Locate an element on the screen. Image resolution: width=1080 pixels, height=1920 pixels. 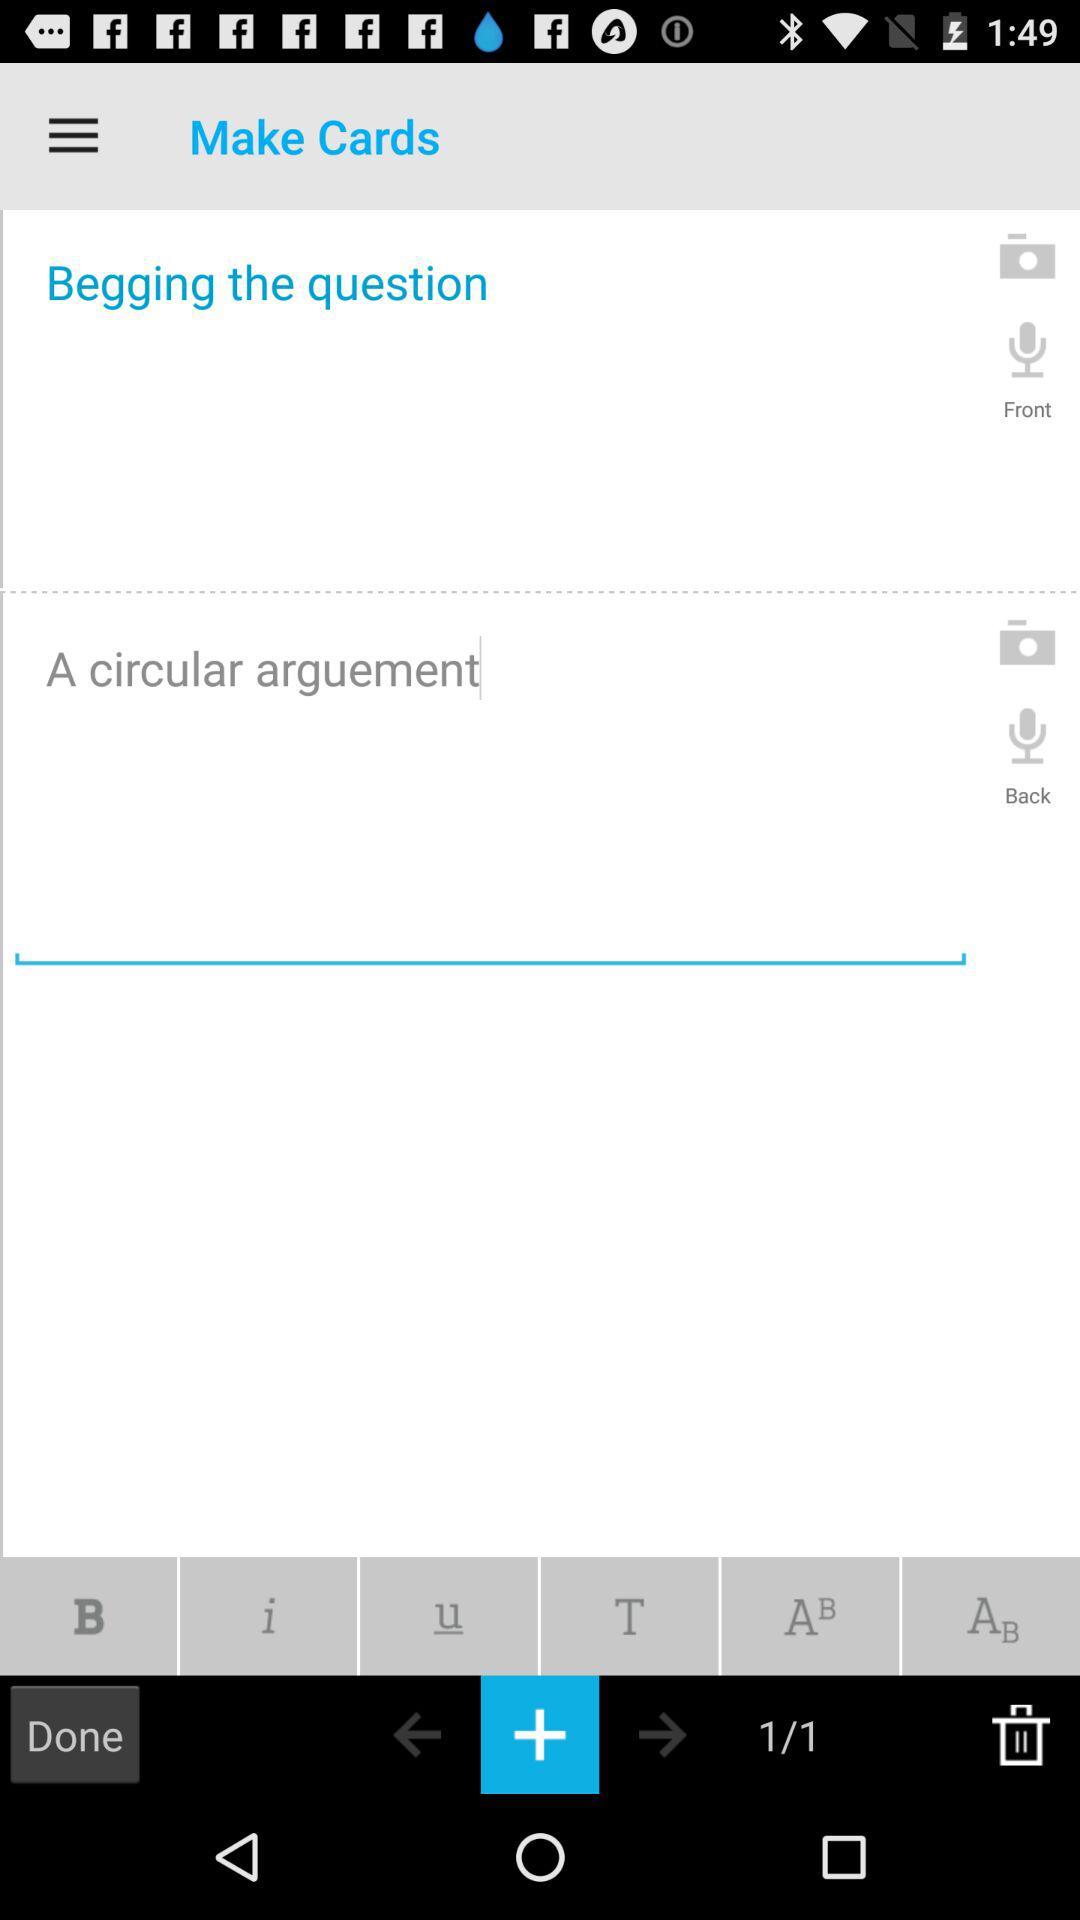
the camera icon to the right of a circular arguement is located at coordinates (1027, 642).